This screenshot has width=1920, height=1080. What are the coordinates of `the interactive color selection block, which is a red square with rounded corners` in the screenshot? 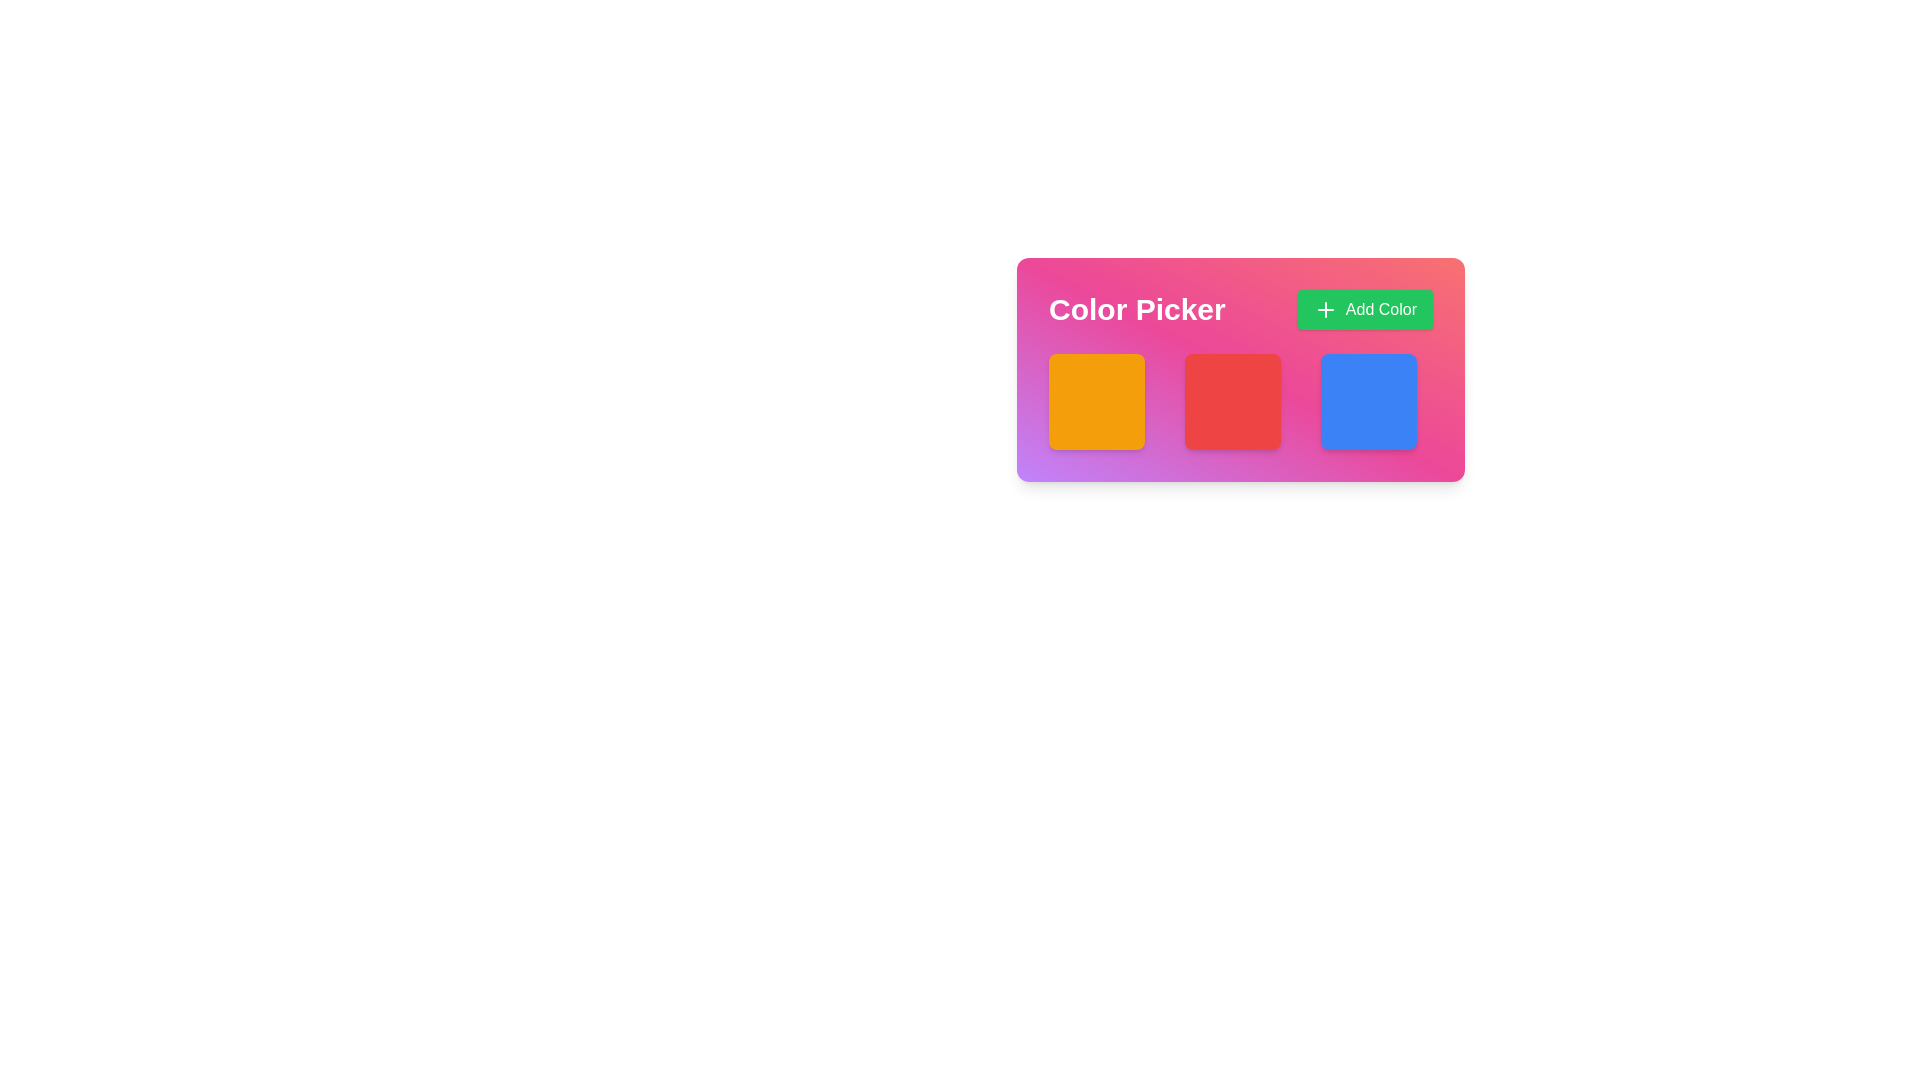 It's located at (1240, 401).